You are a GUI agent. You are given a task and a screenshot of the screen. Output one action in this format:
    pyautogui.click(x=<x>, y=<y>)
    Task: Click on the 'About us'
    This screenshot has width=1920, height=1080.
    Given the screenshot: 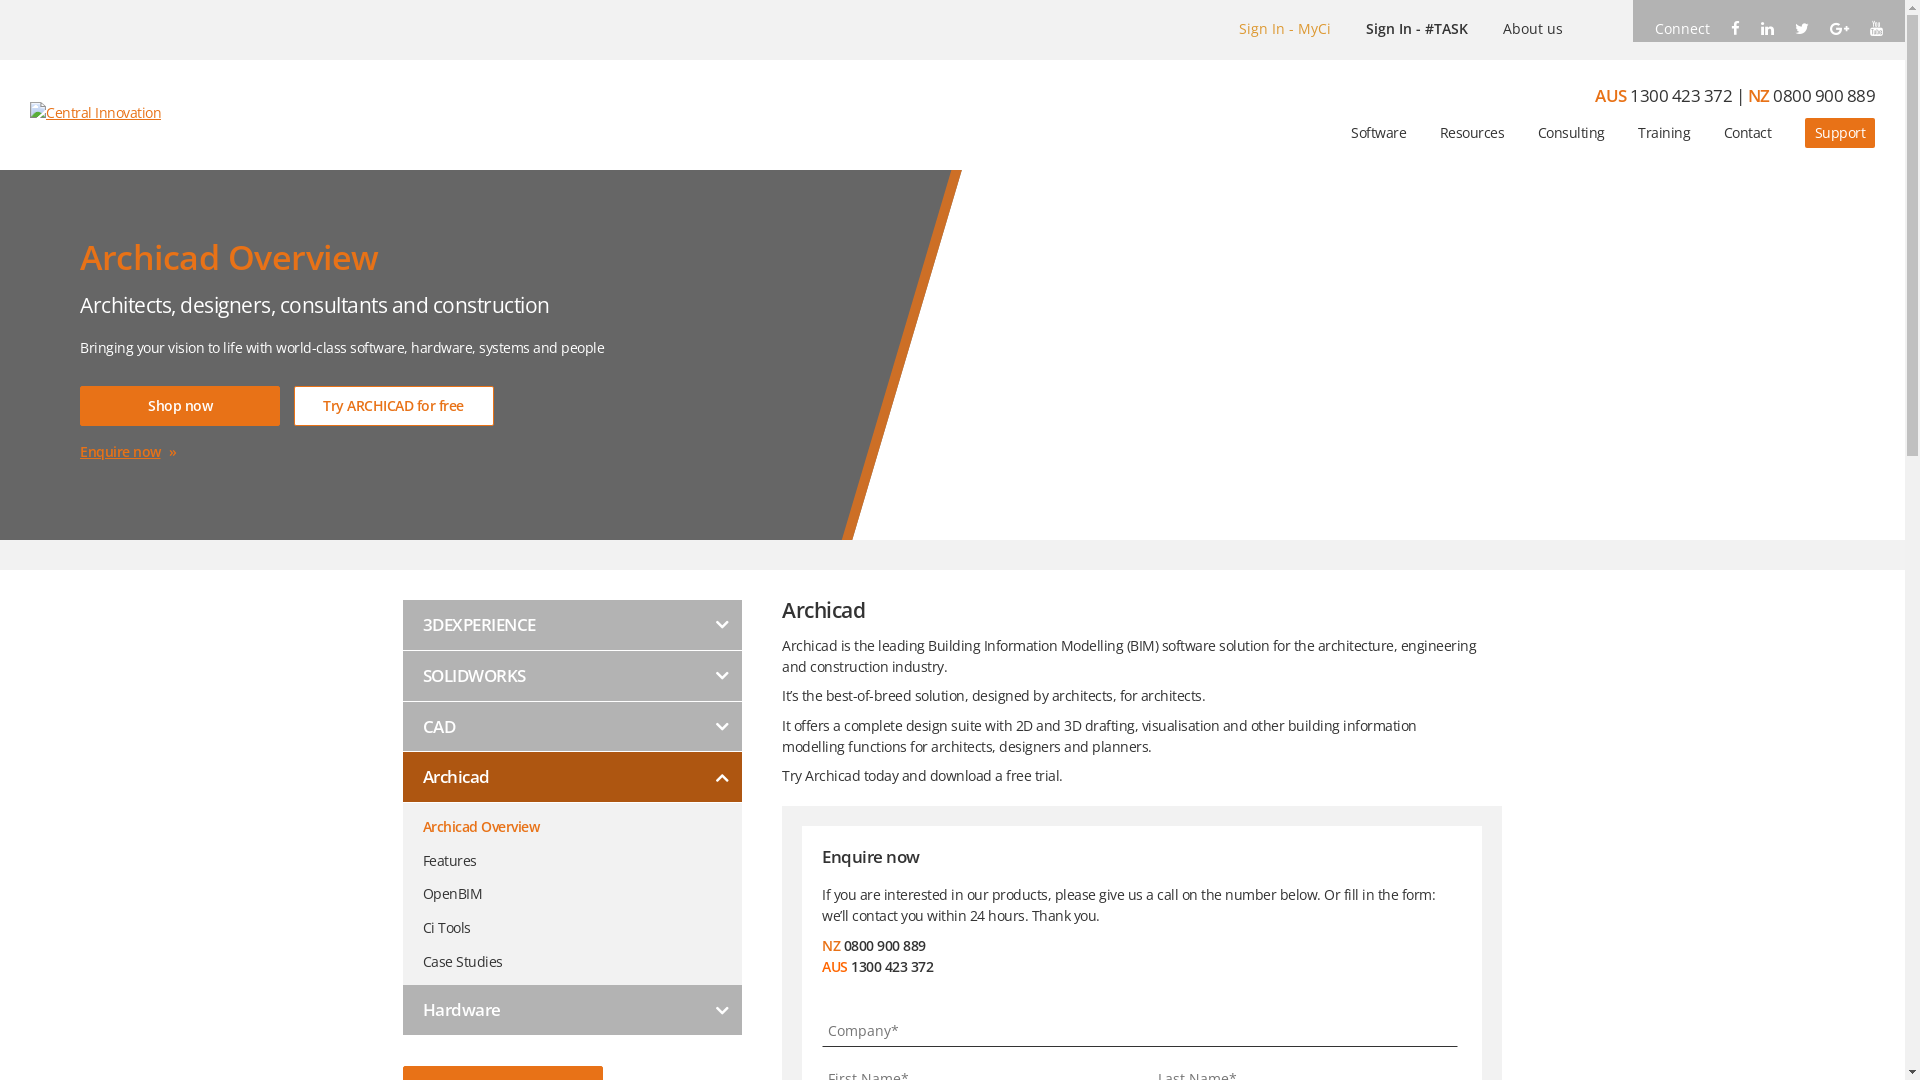 What is the action you would take?
    pyautogui.click(x=1531, y=28)
    